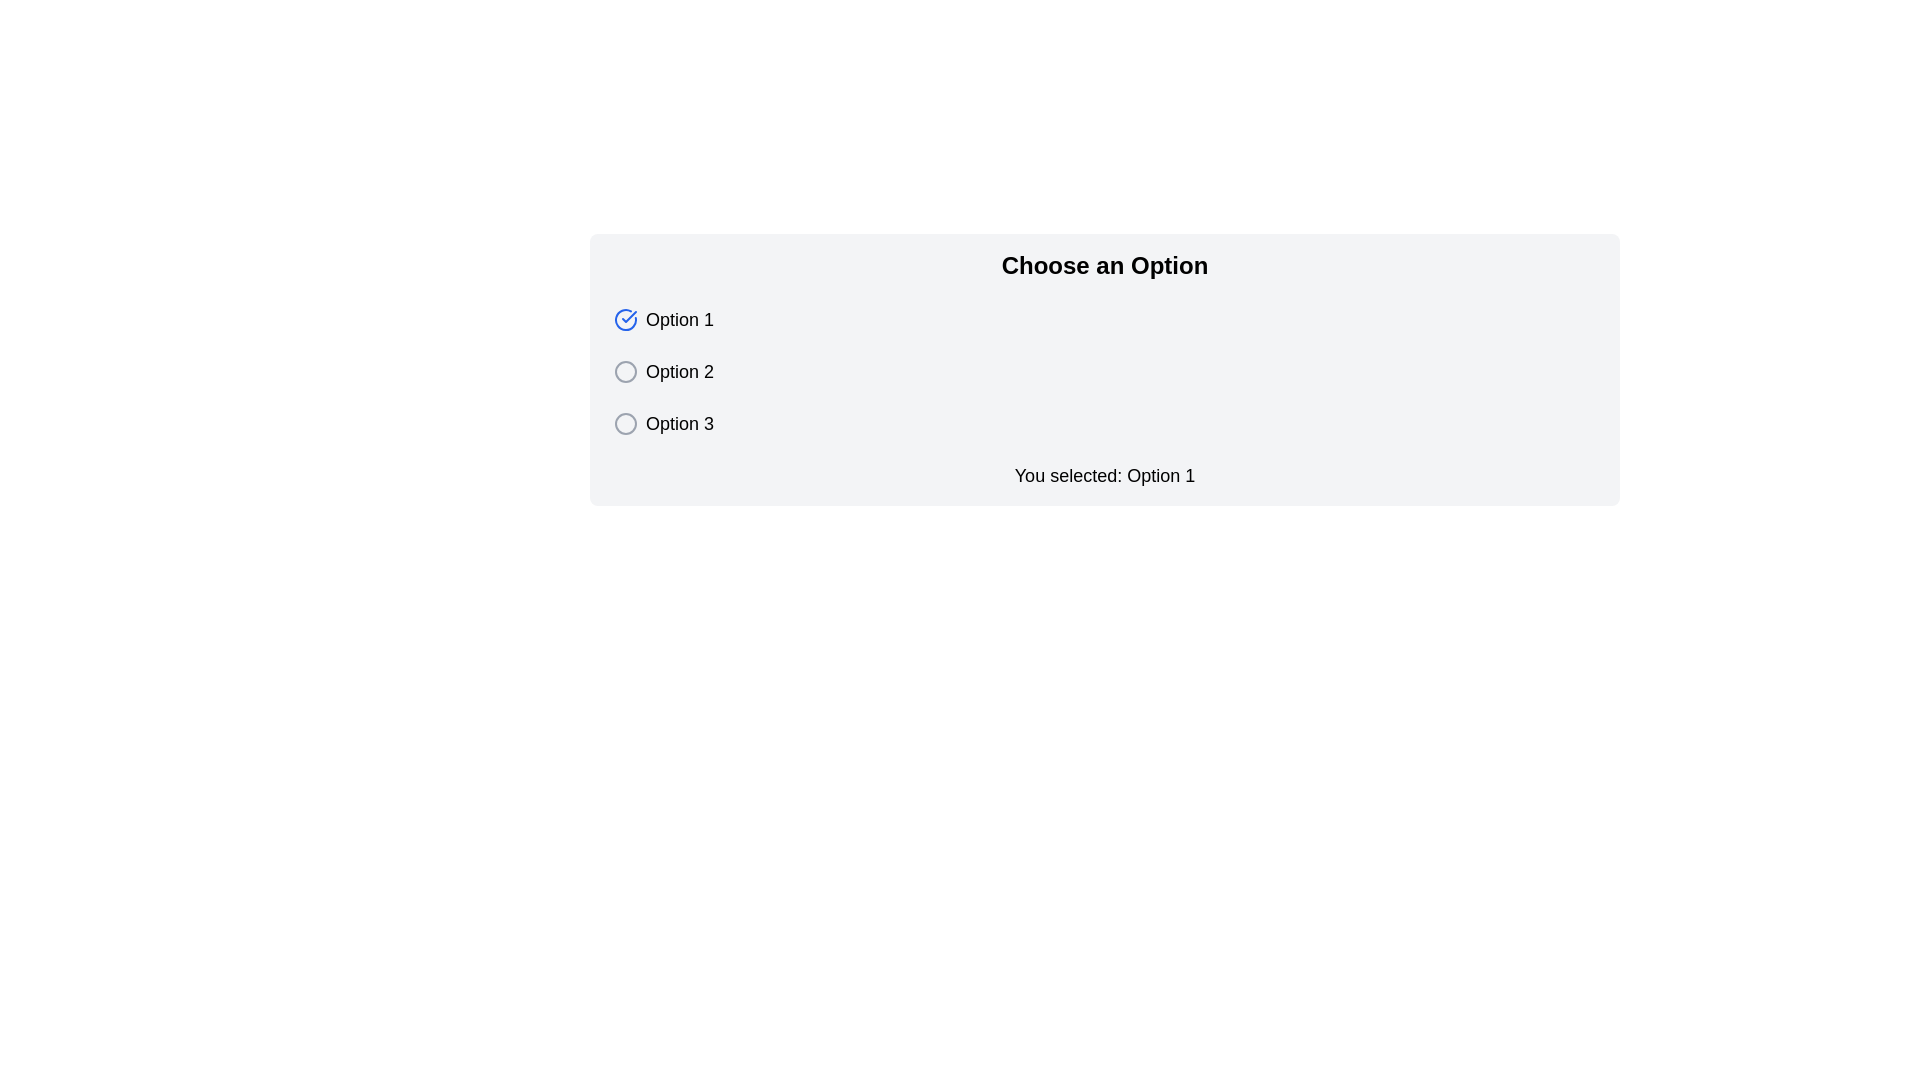  Describe the element at coordinates (624, 423) in the screenshot. I see `the center of the unselected radio button for 'Option 3'` at that location.